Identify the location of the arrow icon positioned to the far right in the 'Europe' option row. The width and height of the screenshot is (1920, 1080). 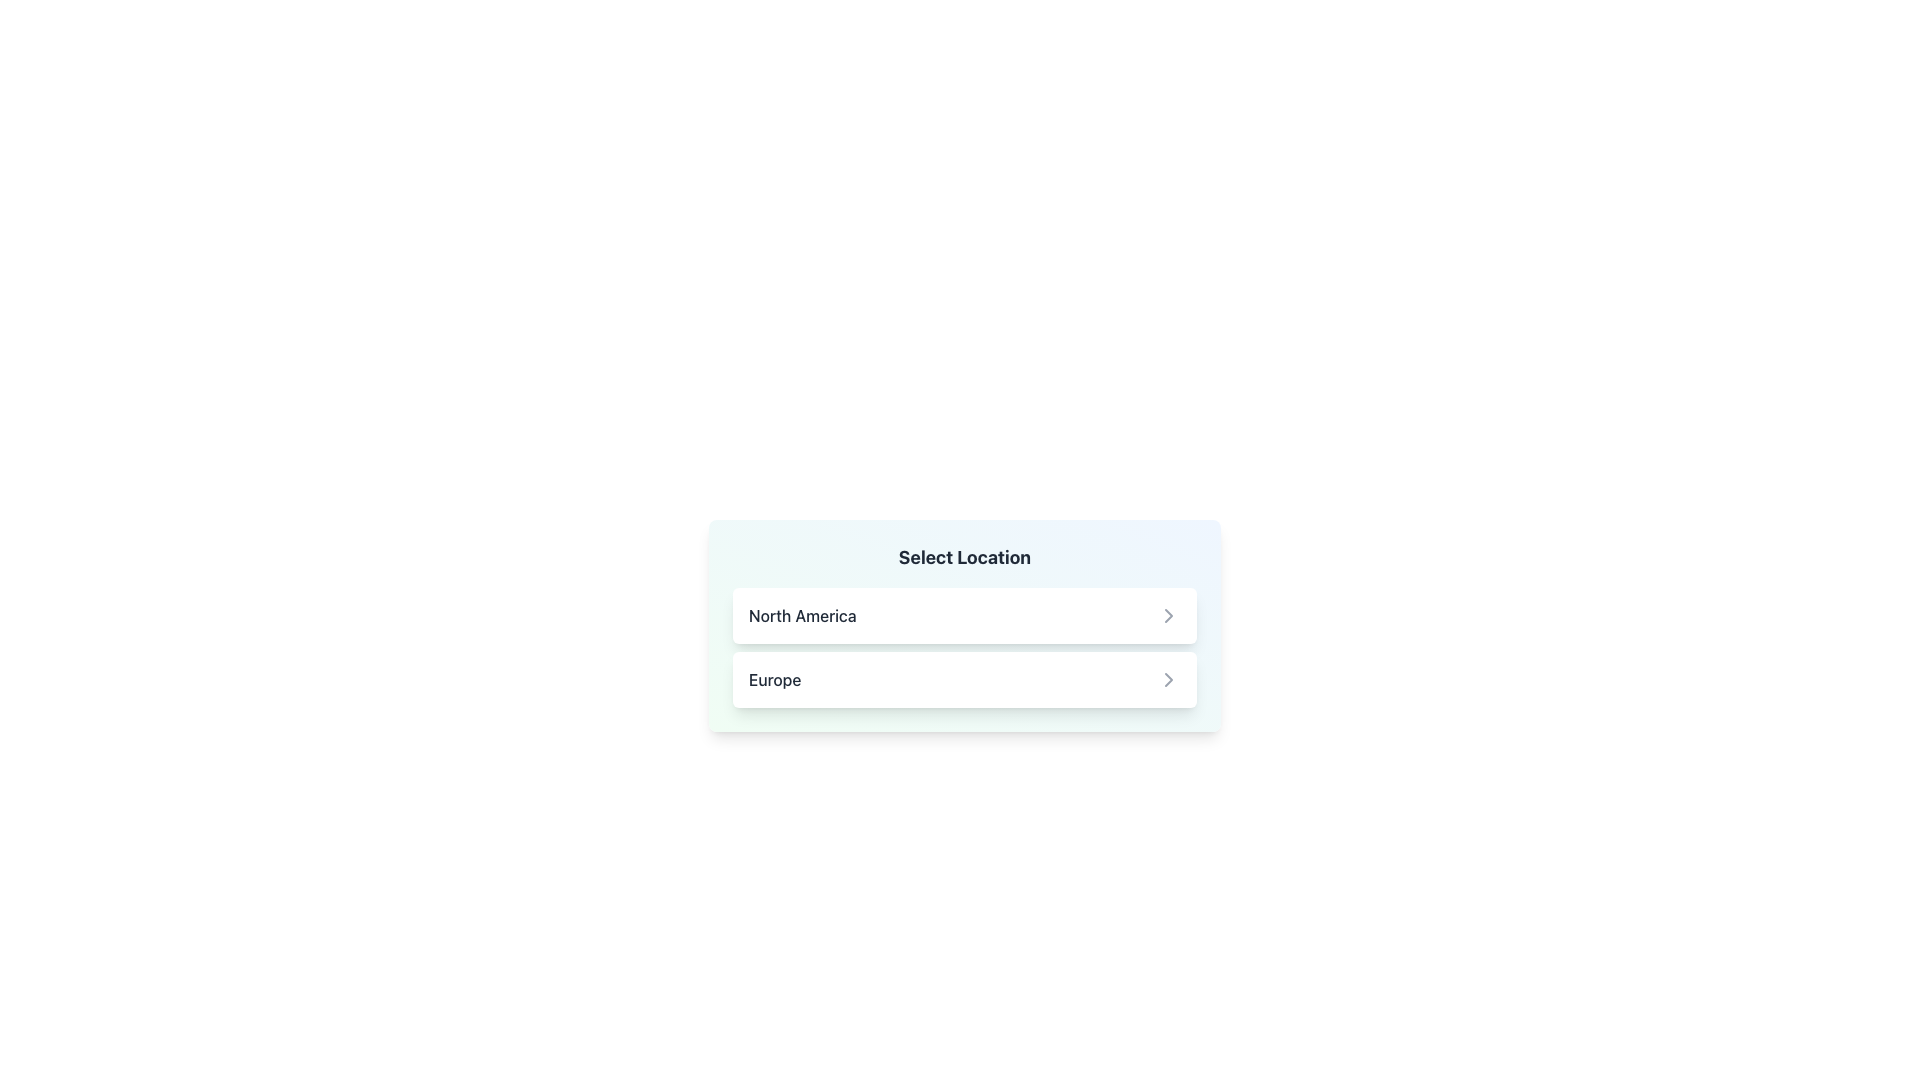
(1169, 678).